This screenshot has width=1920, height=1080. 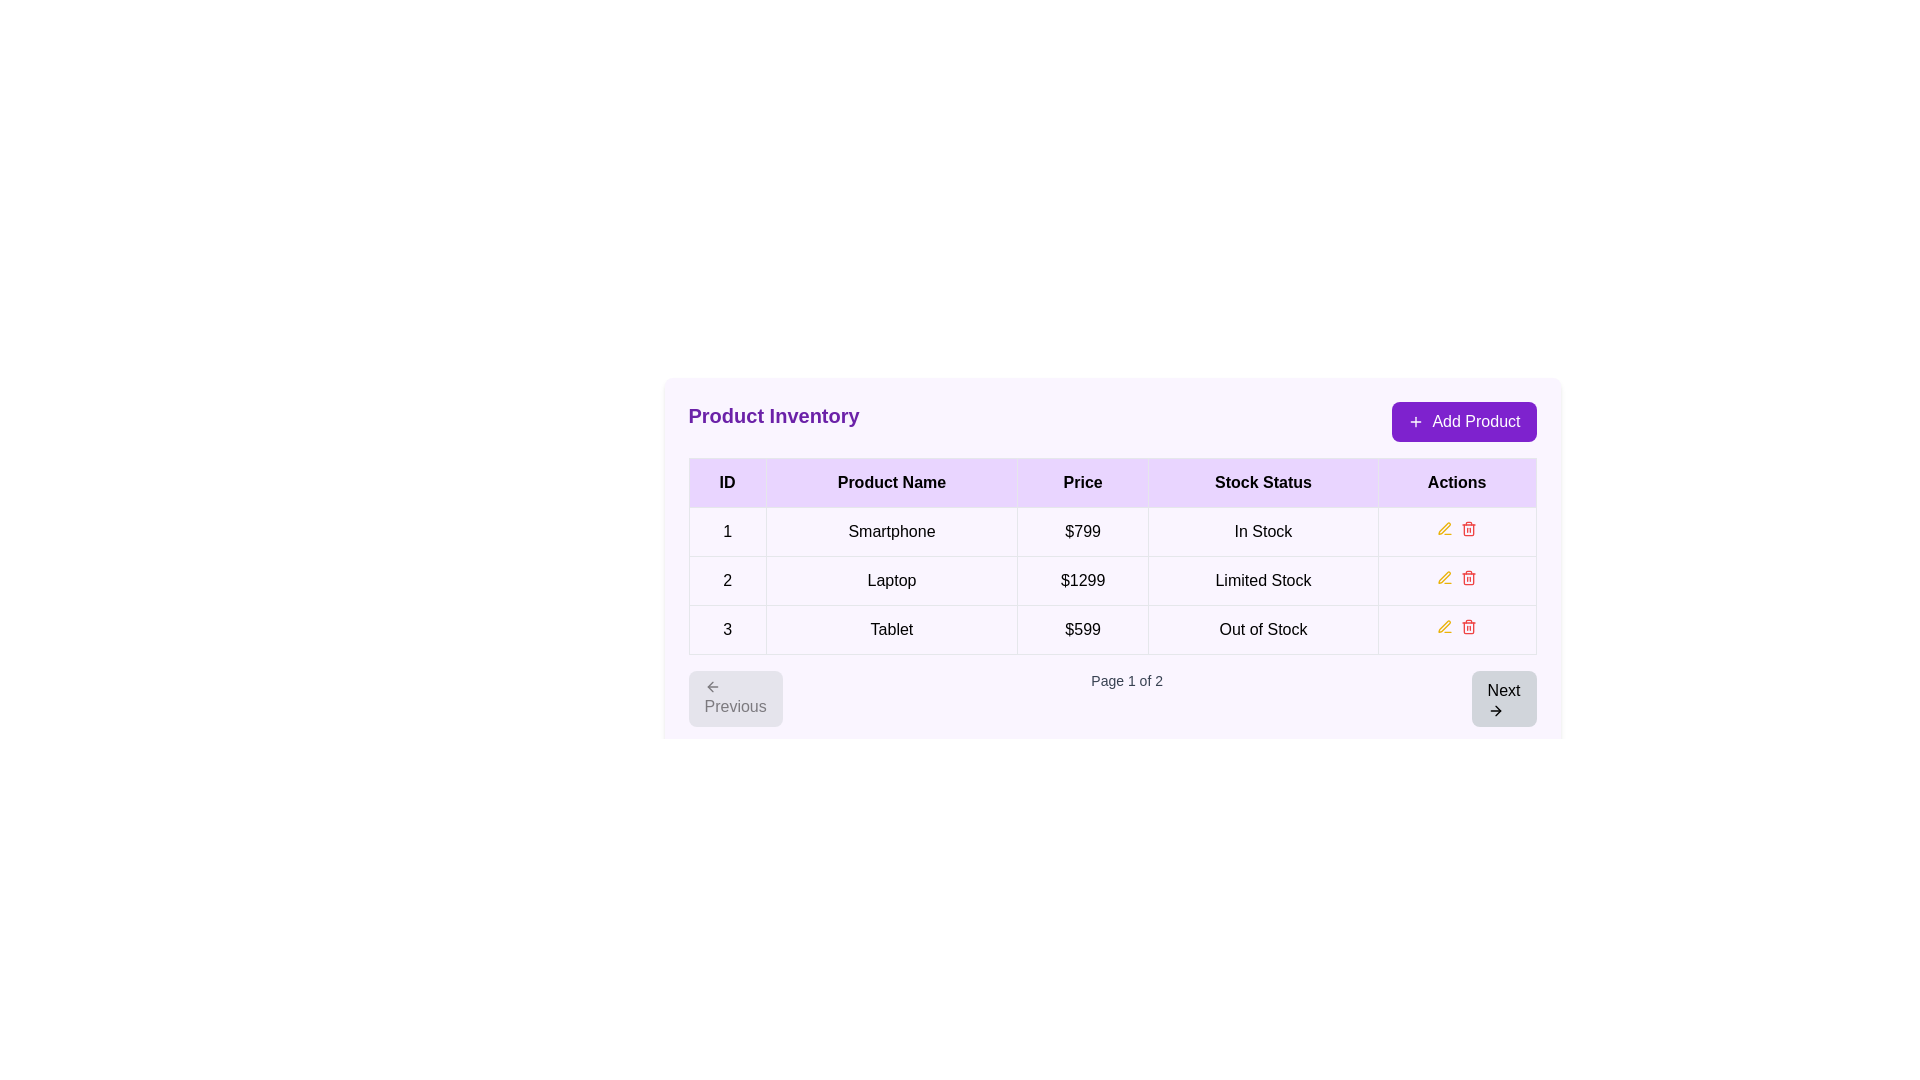 What do you see at coordinates (1111, 628) in the screenshot?
I see `the third row in the product inventory table, which provides details about the 'Tablet' product including its ID, price, and stock status` at bounding box center [1111, 628].